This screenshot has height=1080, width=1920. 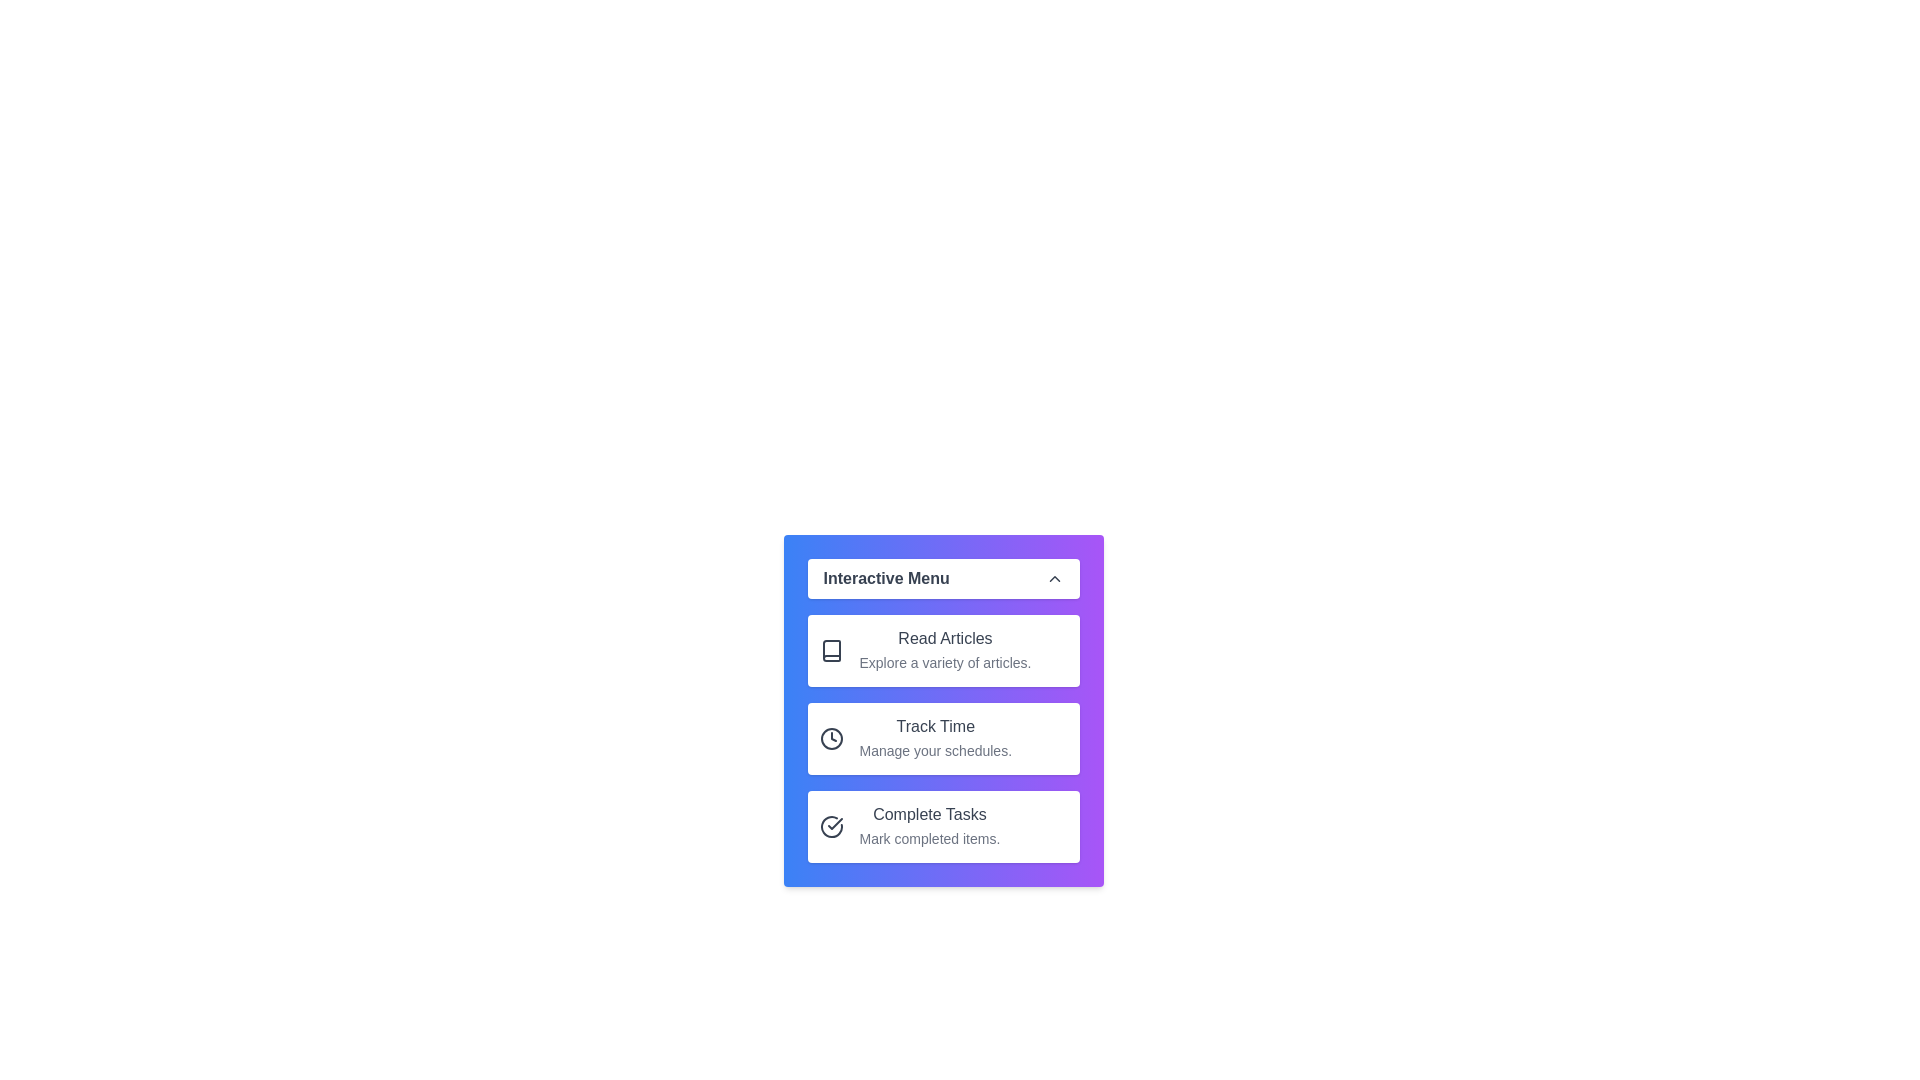 I want to click on the menu item labeled 'Complete Tasks' to observe the hover effect, so click(x=942, y=826).